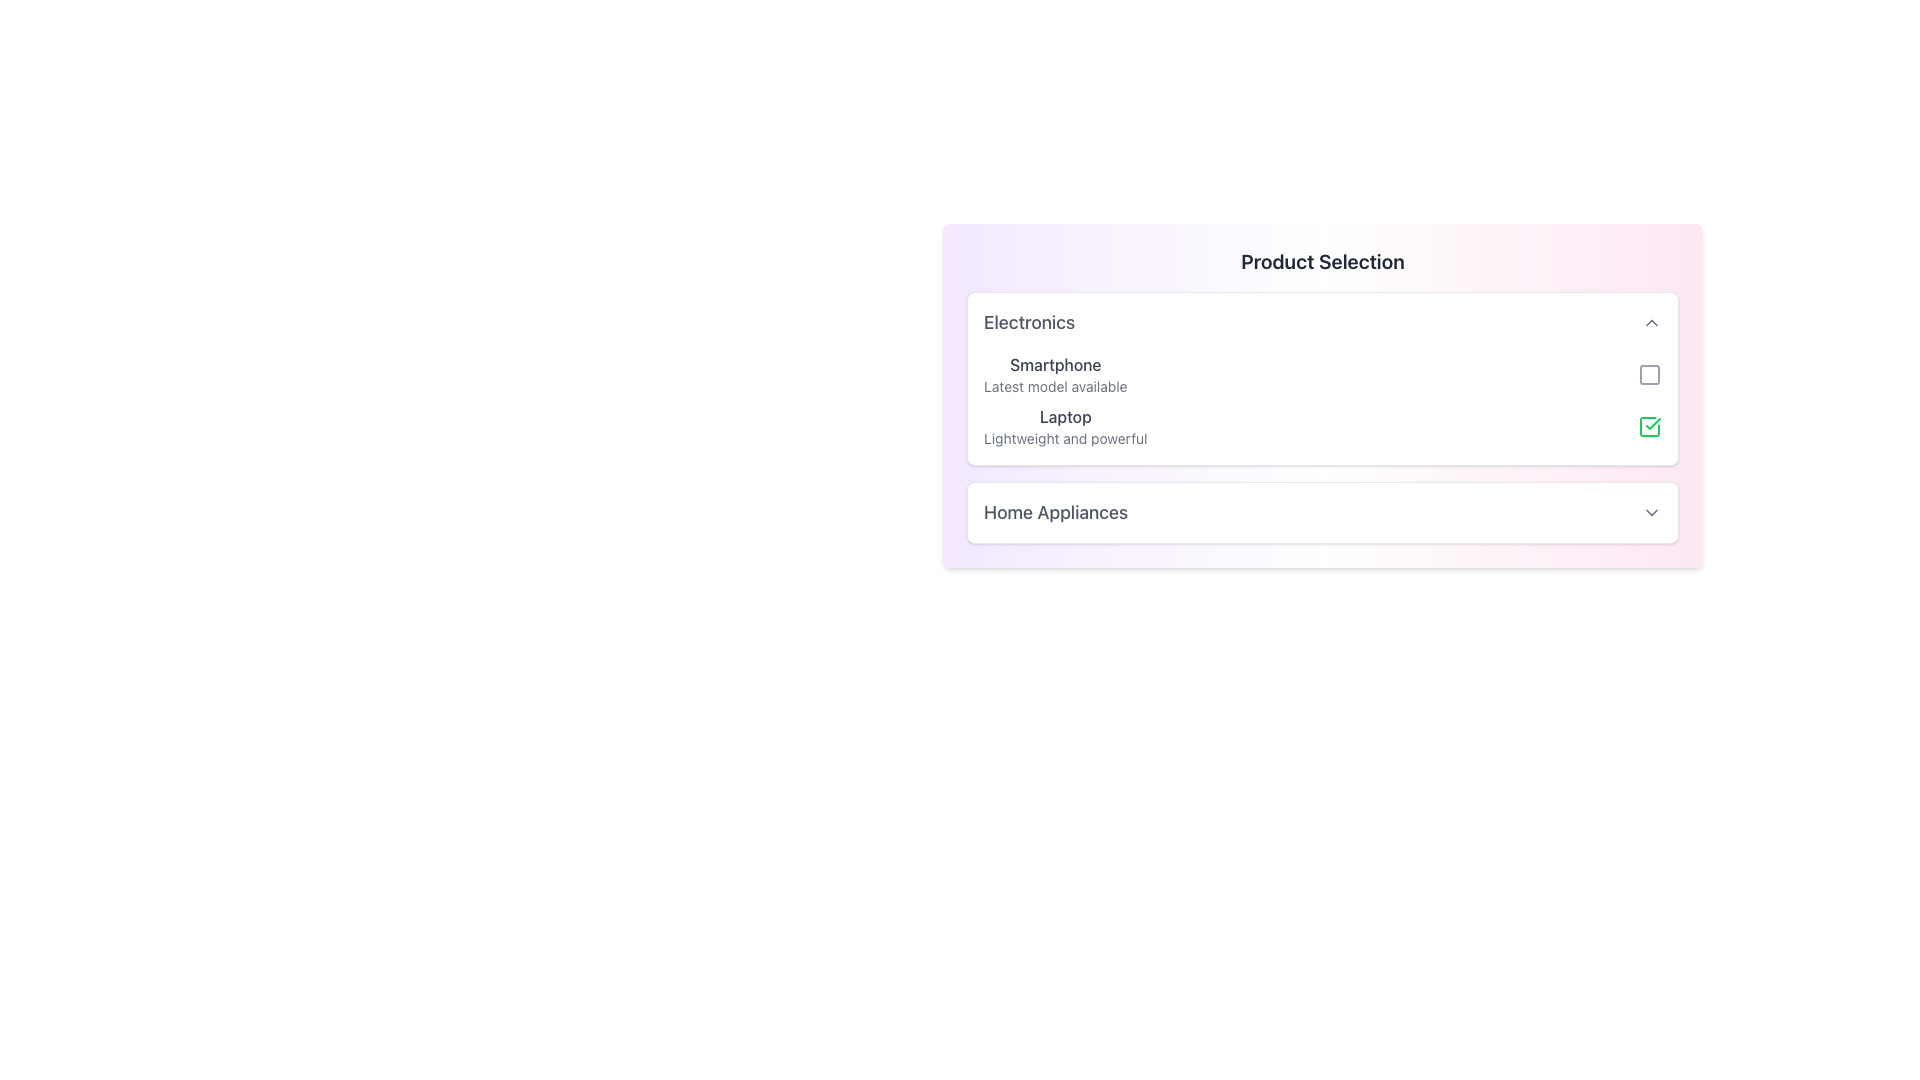  Describe the element at coordinates (1650, 426) in the screenshot. I see `the checkbox with a green border and a checkmark inside, positioned to the far right of the text 'Laptop'` at that location.